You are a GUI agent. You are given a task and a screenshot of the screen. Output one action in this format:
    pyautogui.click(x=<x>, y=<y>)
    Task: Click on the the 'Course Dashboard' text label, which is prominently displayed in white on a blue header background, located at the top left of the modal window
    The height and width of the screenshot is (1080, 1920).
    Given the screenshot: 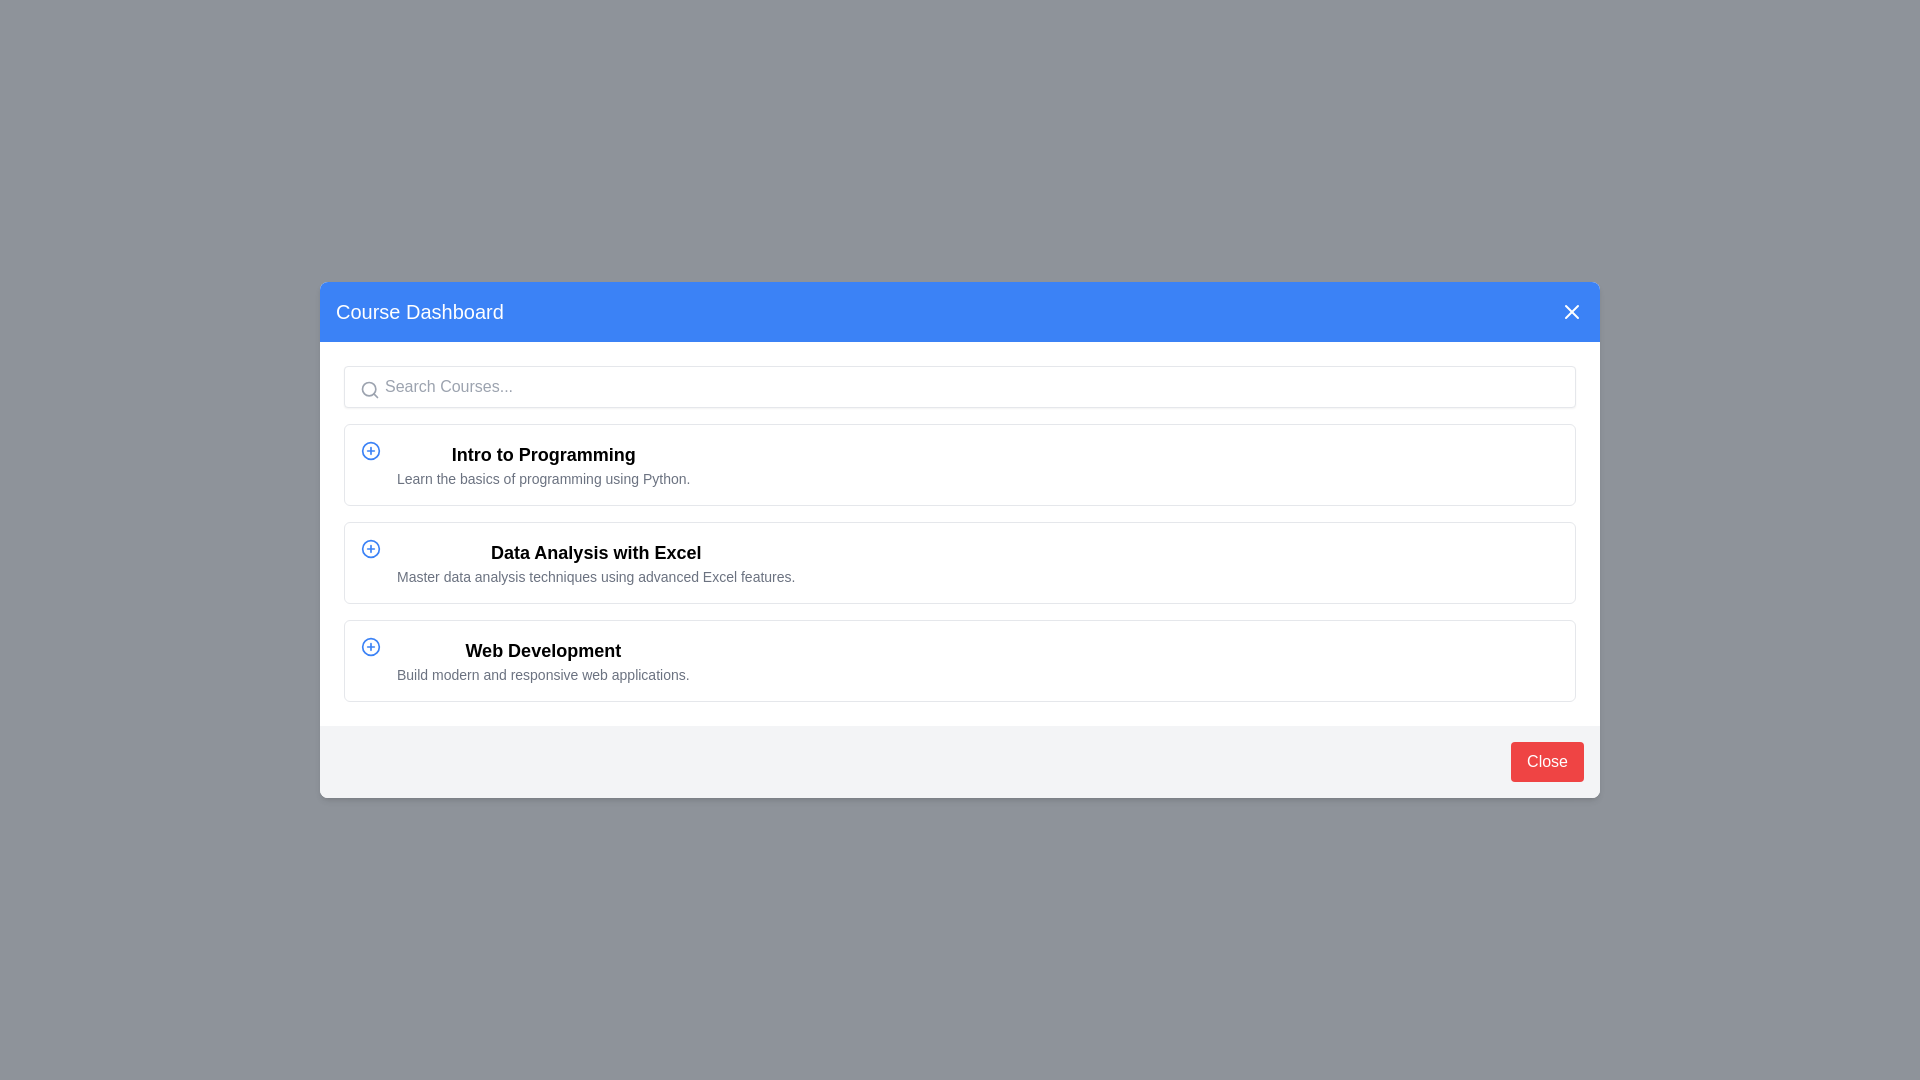 What is the action you would take?
    pyautogui.click(x=418, y=312)
    